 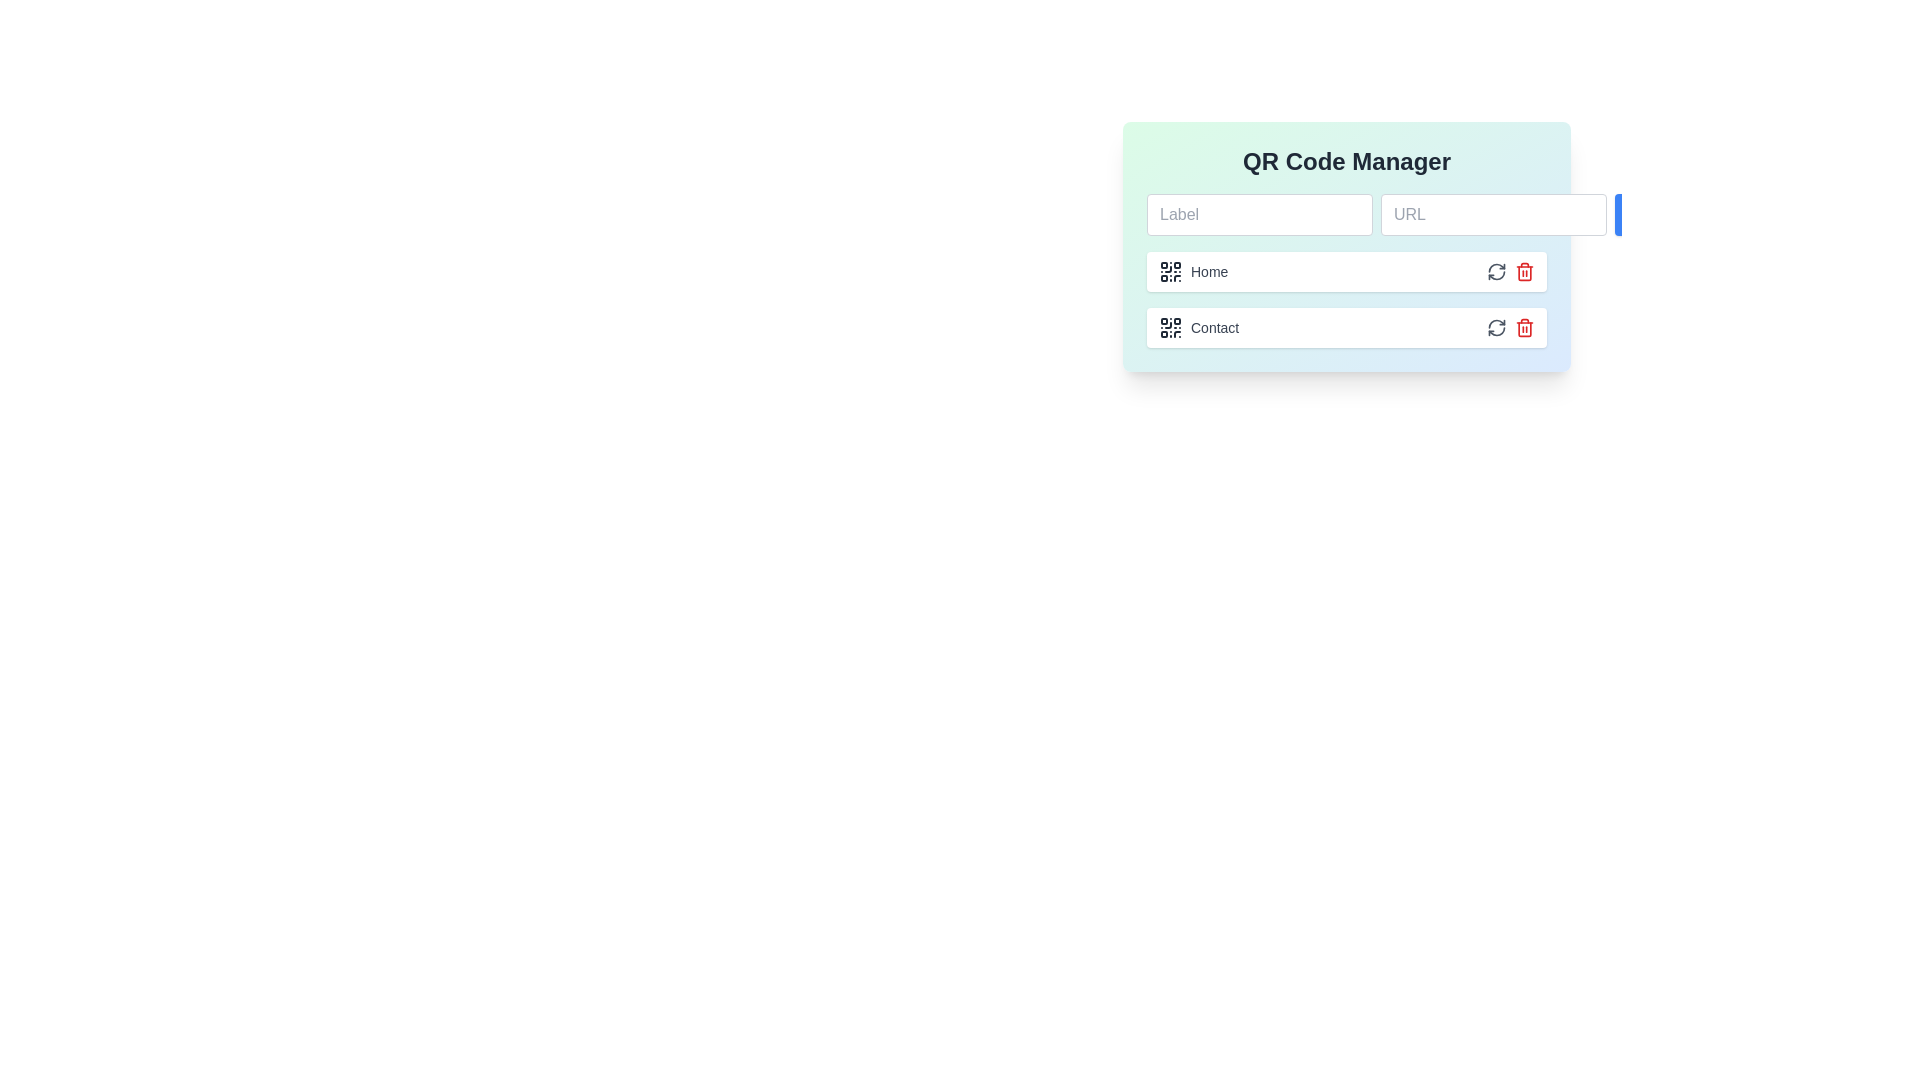 I want to click on the trash can icon component, which is styled with clean stroke lines and is red in color, located to the right of the 'Home' entry in the QR Code Manager interface, so click(x=1524, y=327).